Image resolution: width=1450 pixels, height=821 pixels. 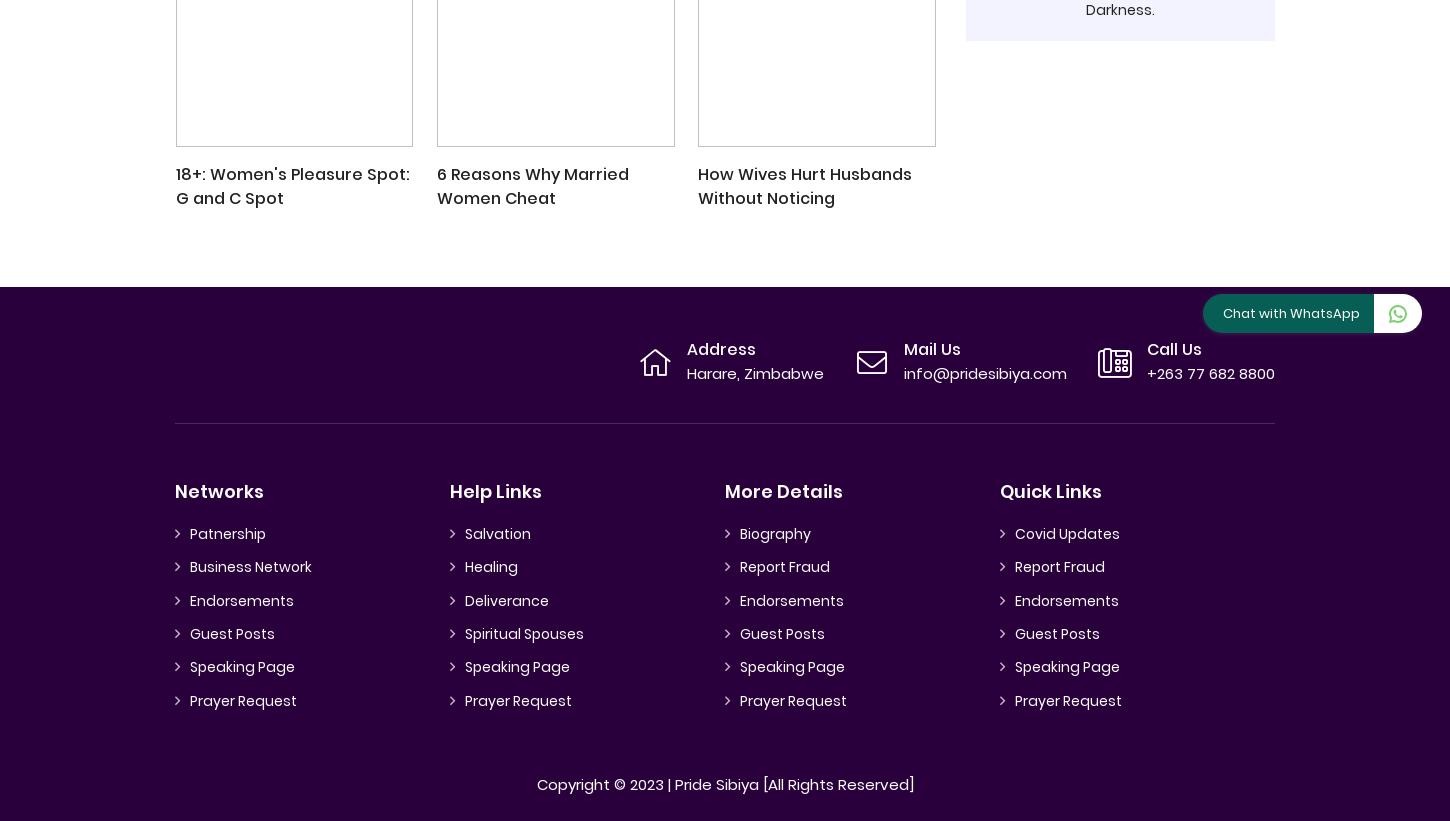 I want to click on 'Business Network', so click(x=250, y=565).